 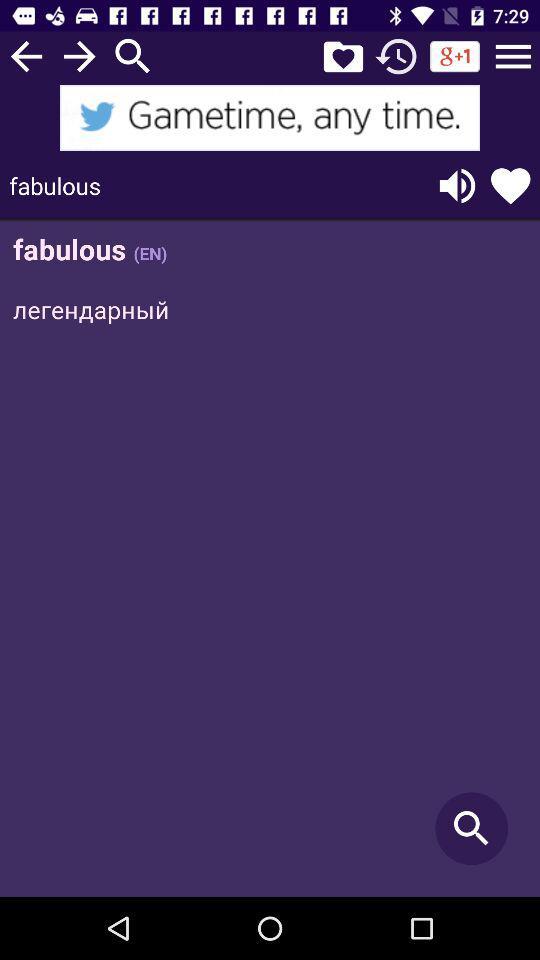 What do you see at coordinates (457, 185) in the screenshot?
I see `listen to the text` at bounding box center [457, 185].